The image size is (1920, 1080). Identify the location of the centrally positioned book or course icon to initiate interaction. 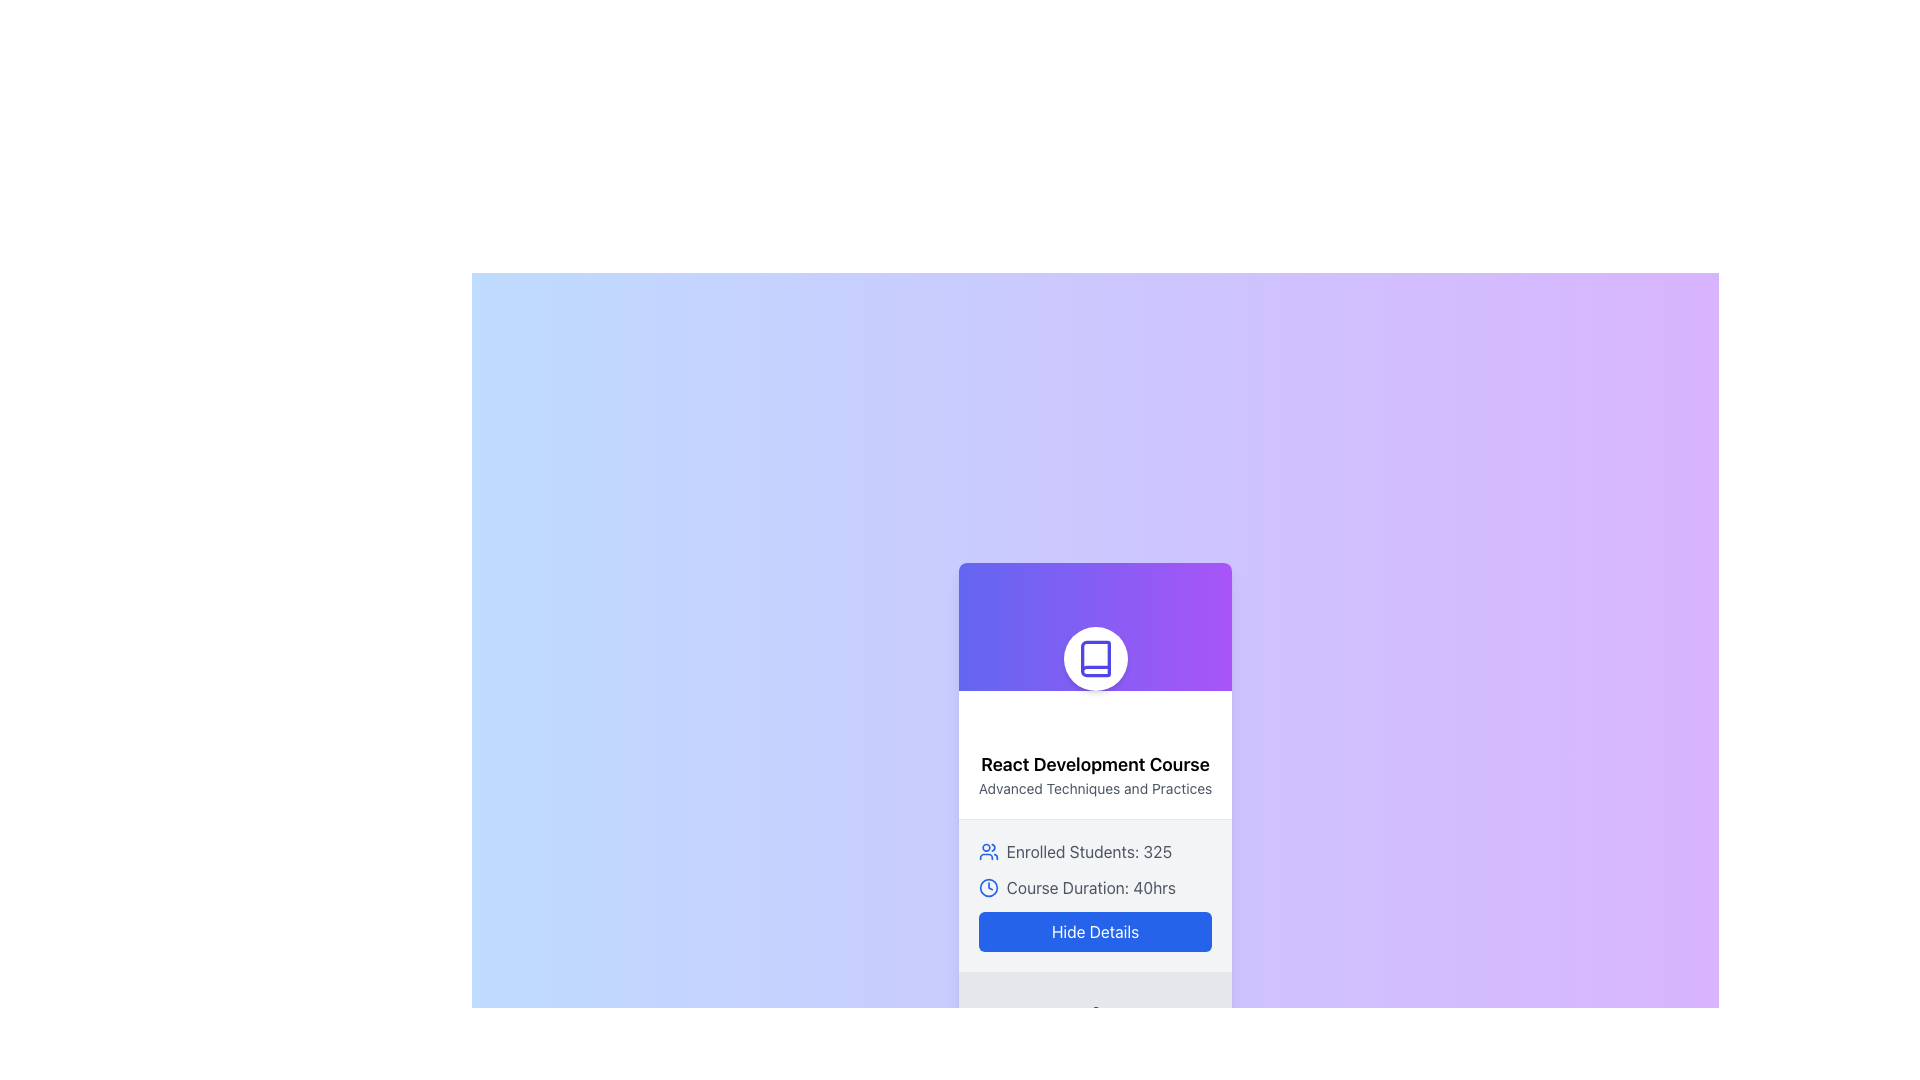
(1094, 659).